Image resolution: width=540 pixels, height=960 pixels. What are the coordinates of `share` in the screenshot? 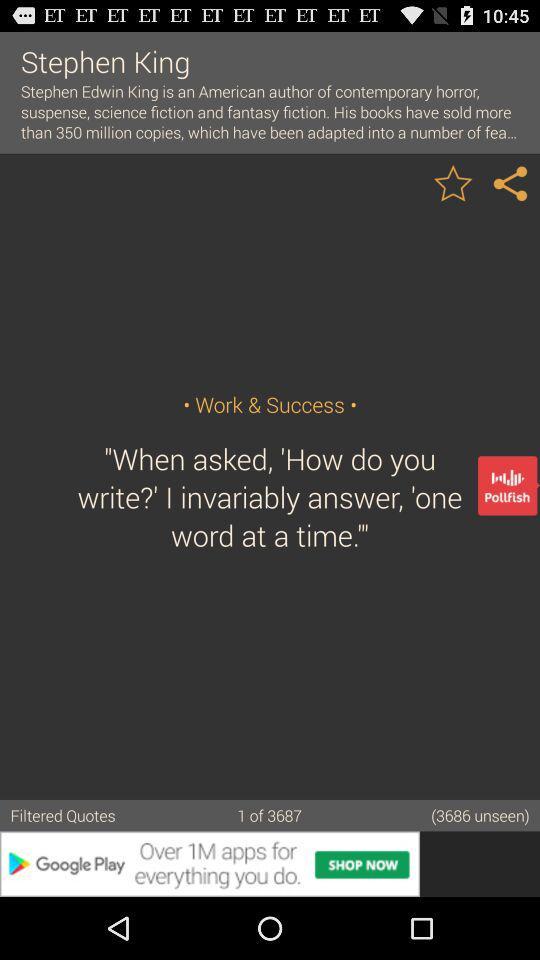 It's located at (511, 182).